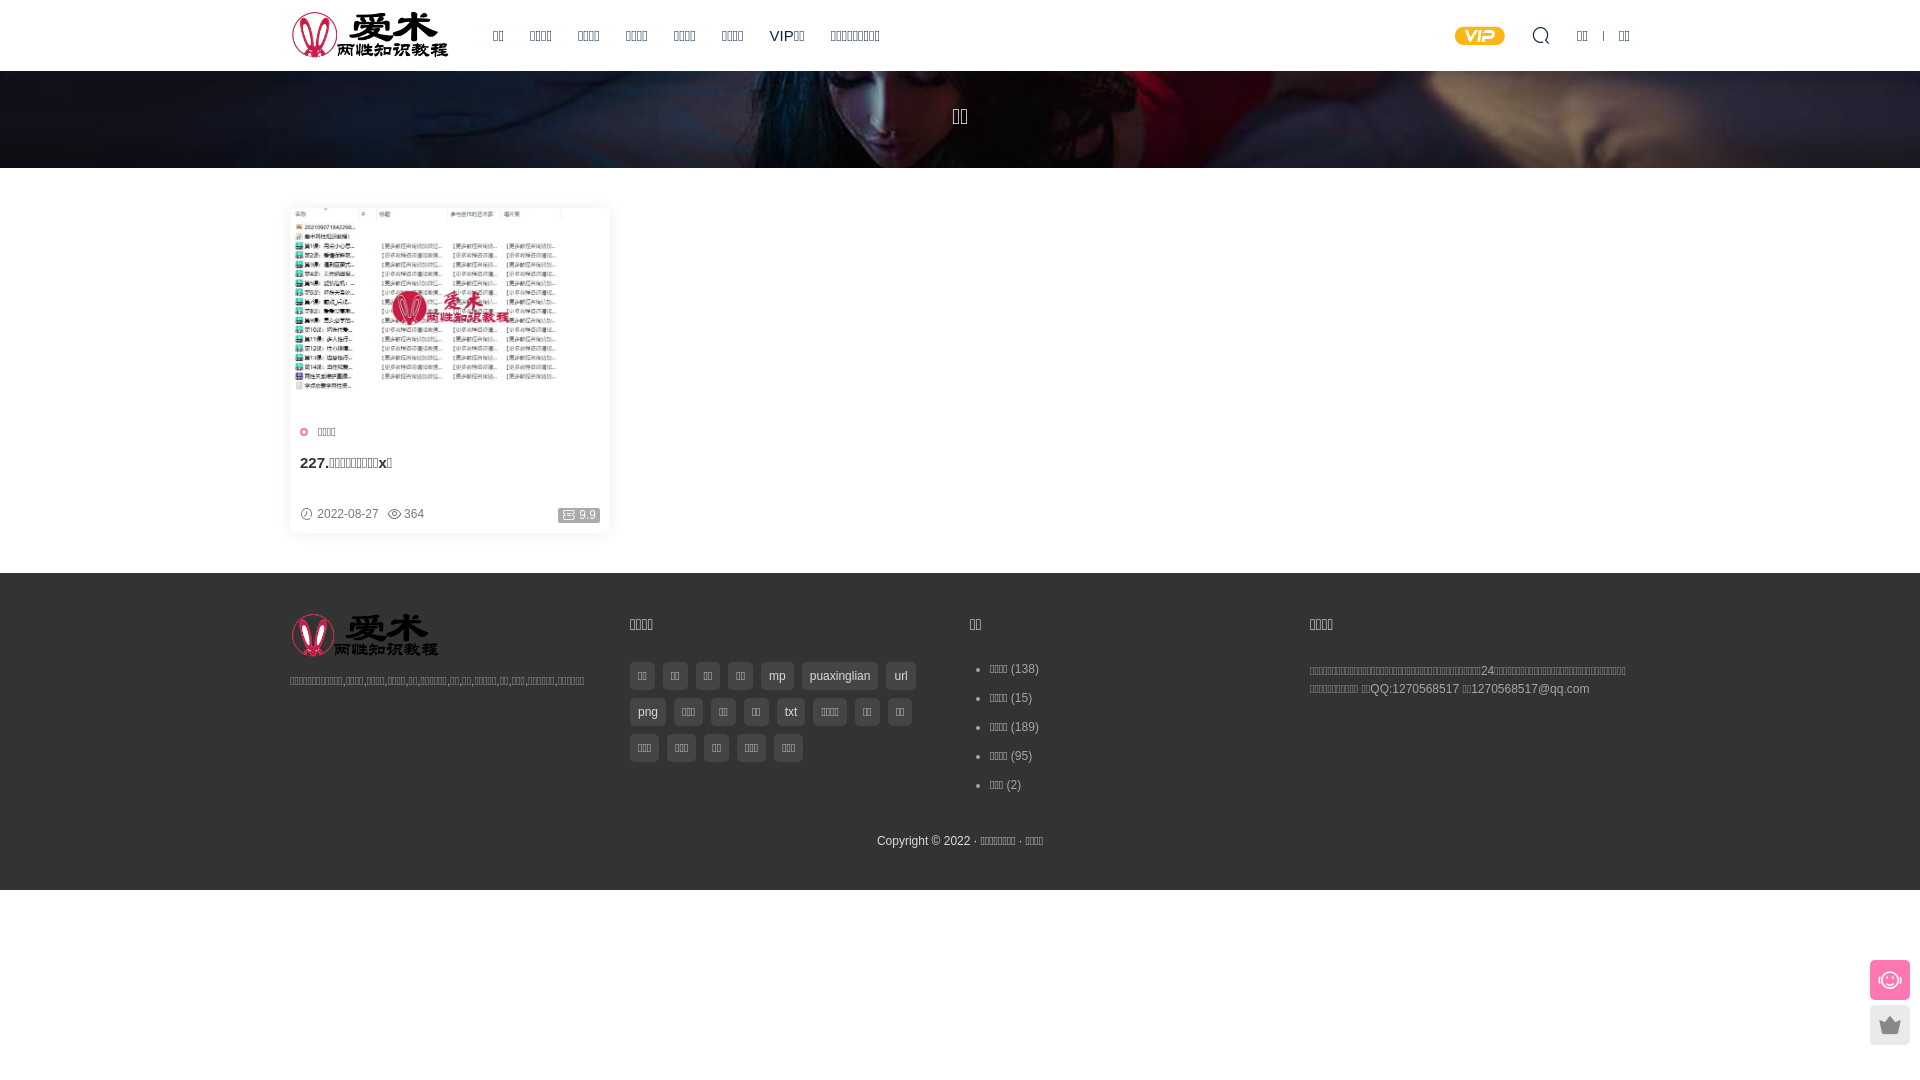 The width and height of the screenshot is (1920, 1080). Describe the element at coordinates (760, 675) in the screenshot. I see `'mp'` at that location.